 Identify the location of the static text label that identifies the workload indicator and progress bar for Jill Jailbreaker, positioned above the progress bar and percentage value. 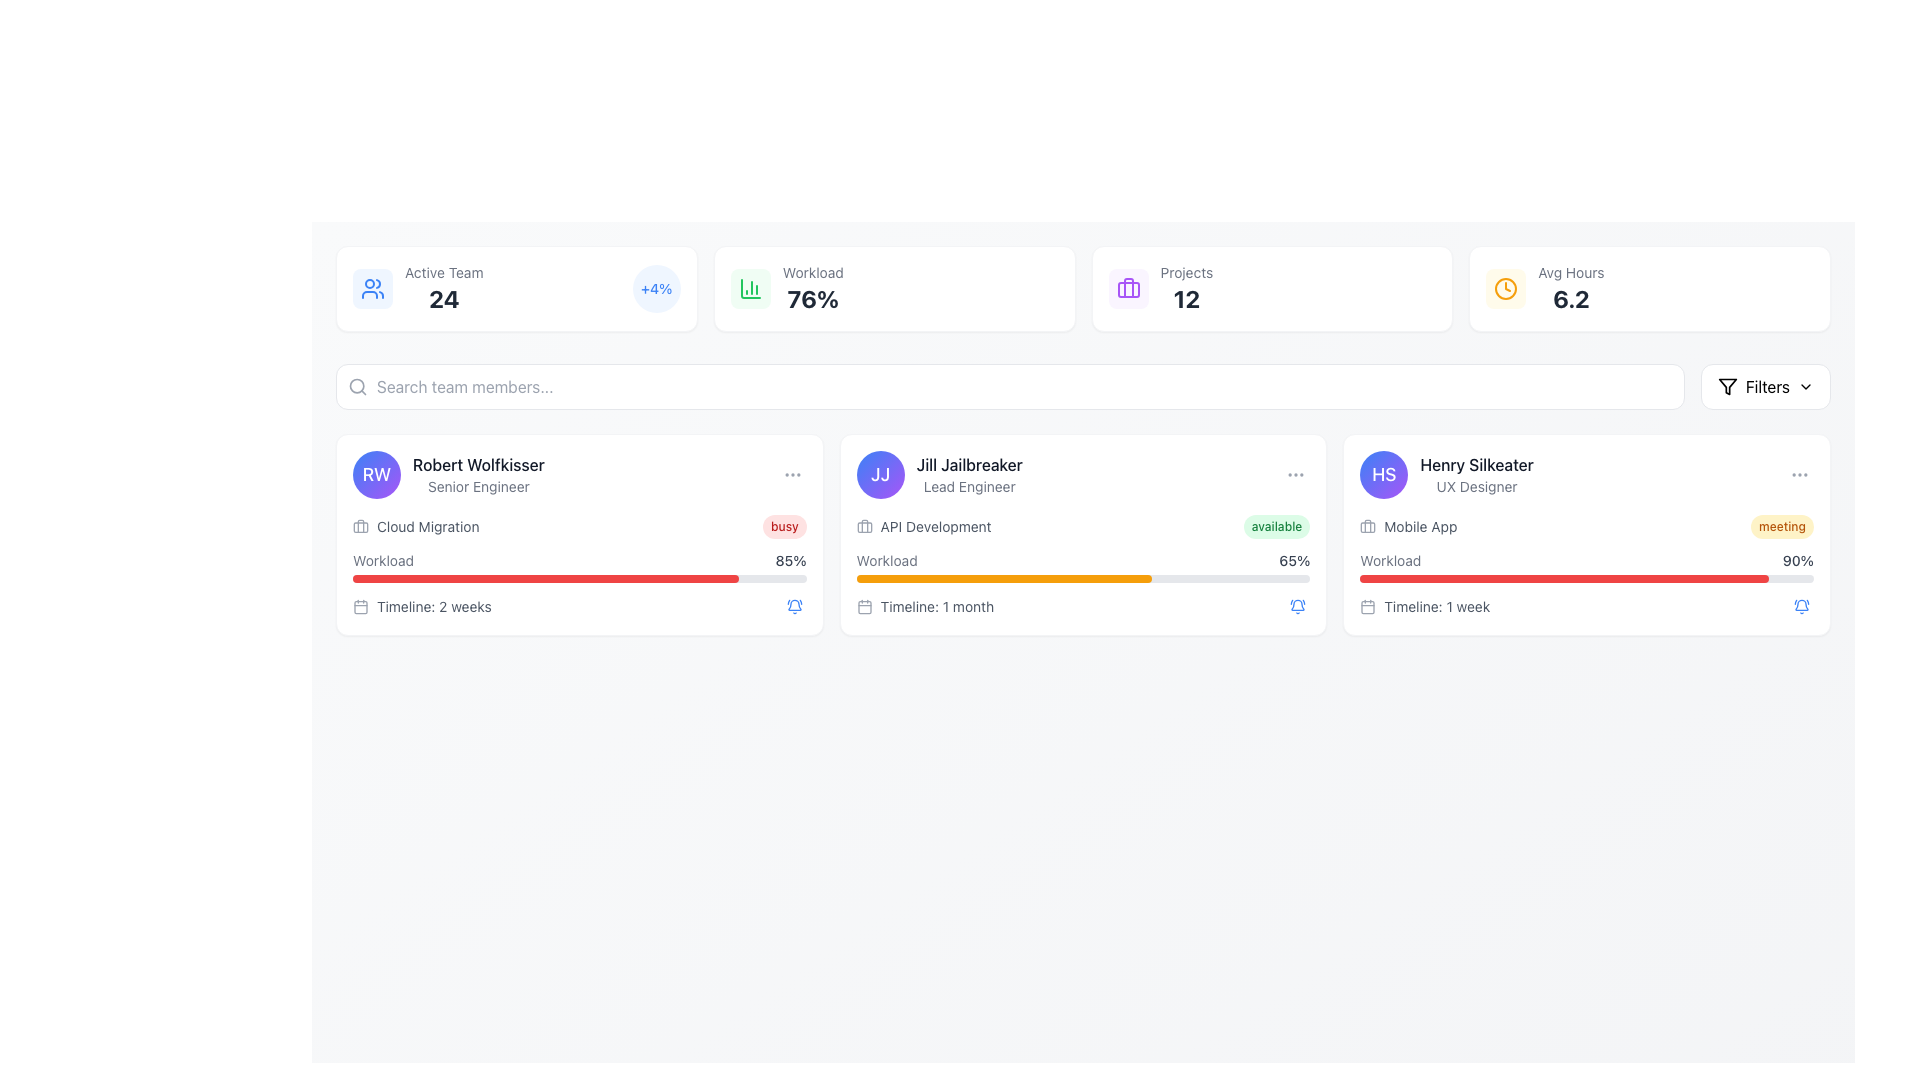
(886, 560).